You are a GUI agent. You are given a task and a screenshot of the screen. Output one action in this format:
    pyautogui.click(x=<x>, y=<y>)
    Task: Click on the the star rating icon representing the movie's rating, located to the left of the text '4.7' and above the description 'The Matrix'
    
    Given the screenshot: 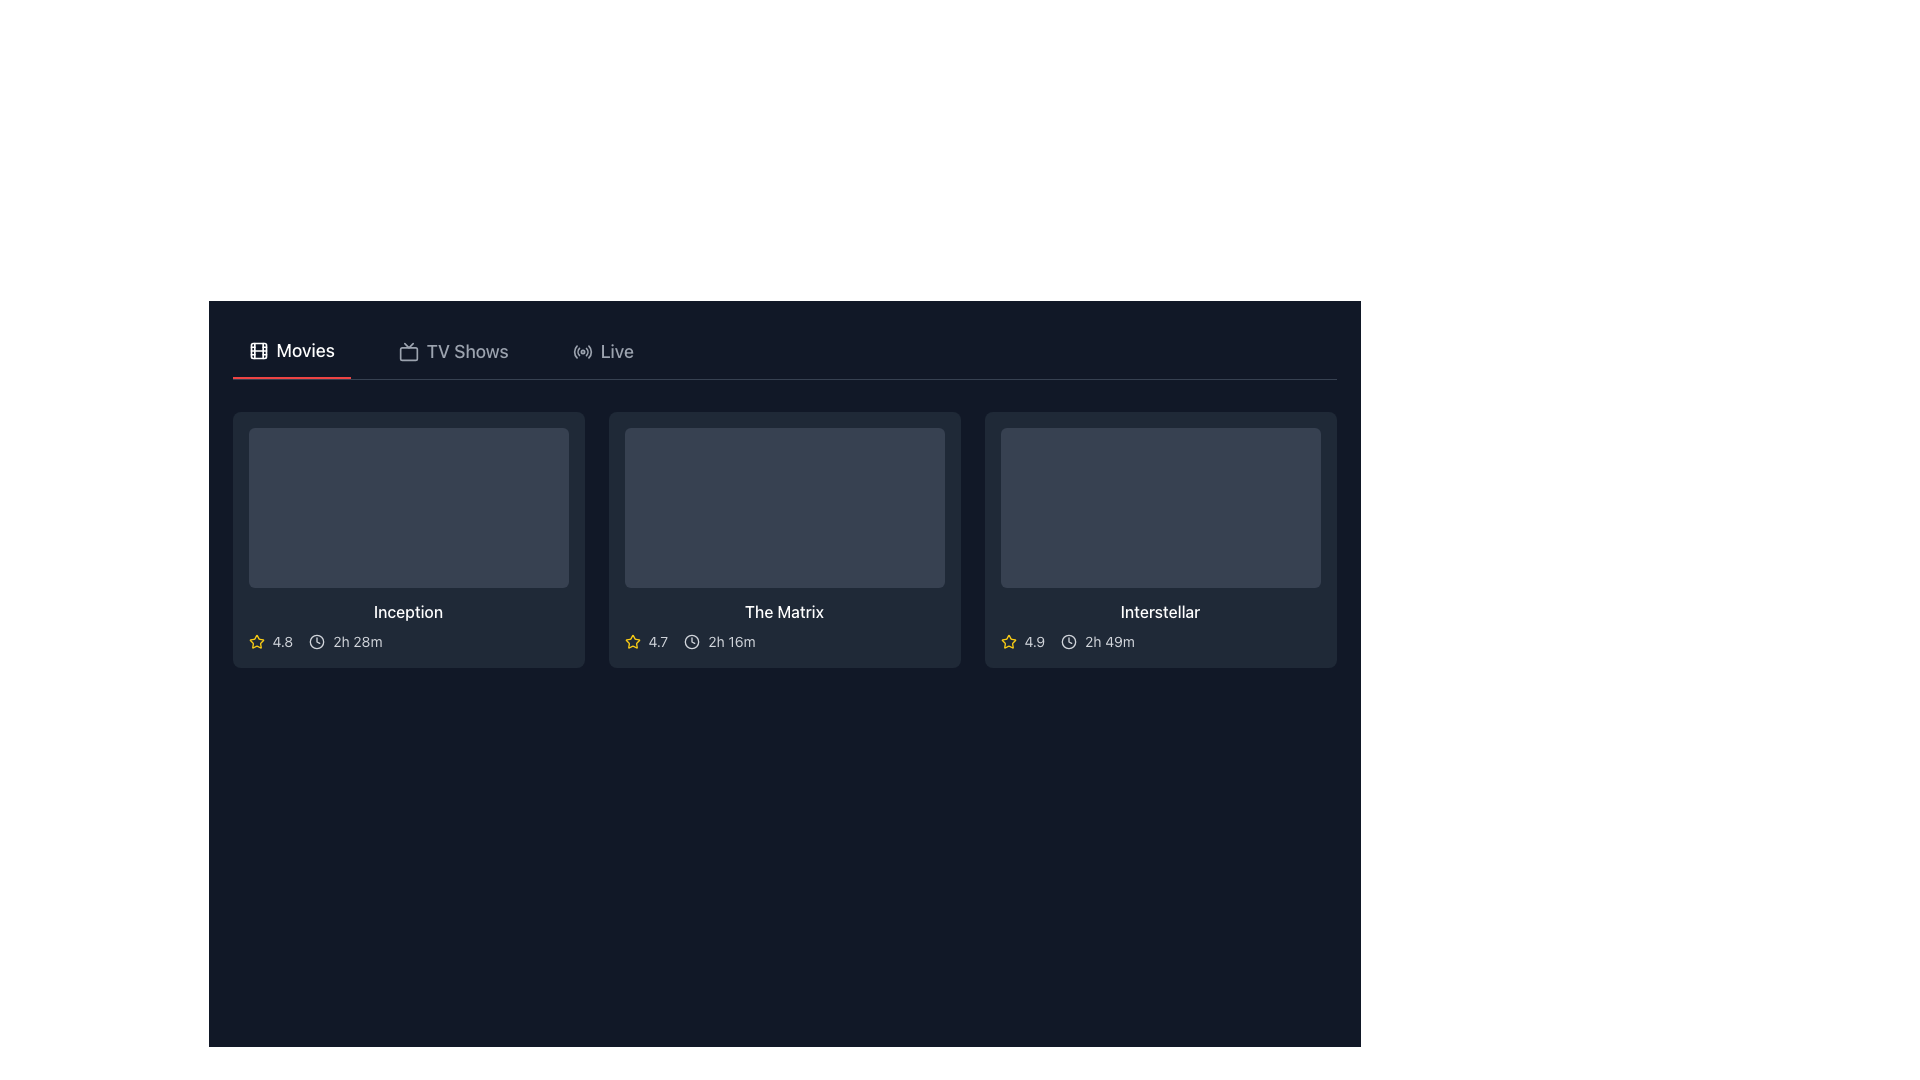 What is the action you would take?
    pyautogui.click(x=631, y=641)
    